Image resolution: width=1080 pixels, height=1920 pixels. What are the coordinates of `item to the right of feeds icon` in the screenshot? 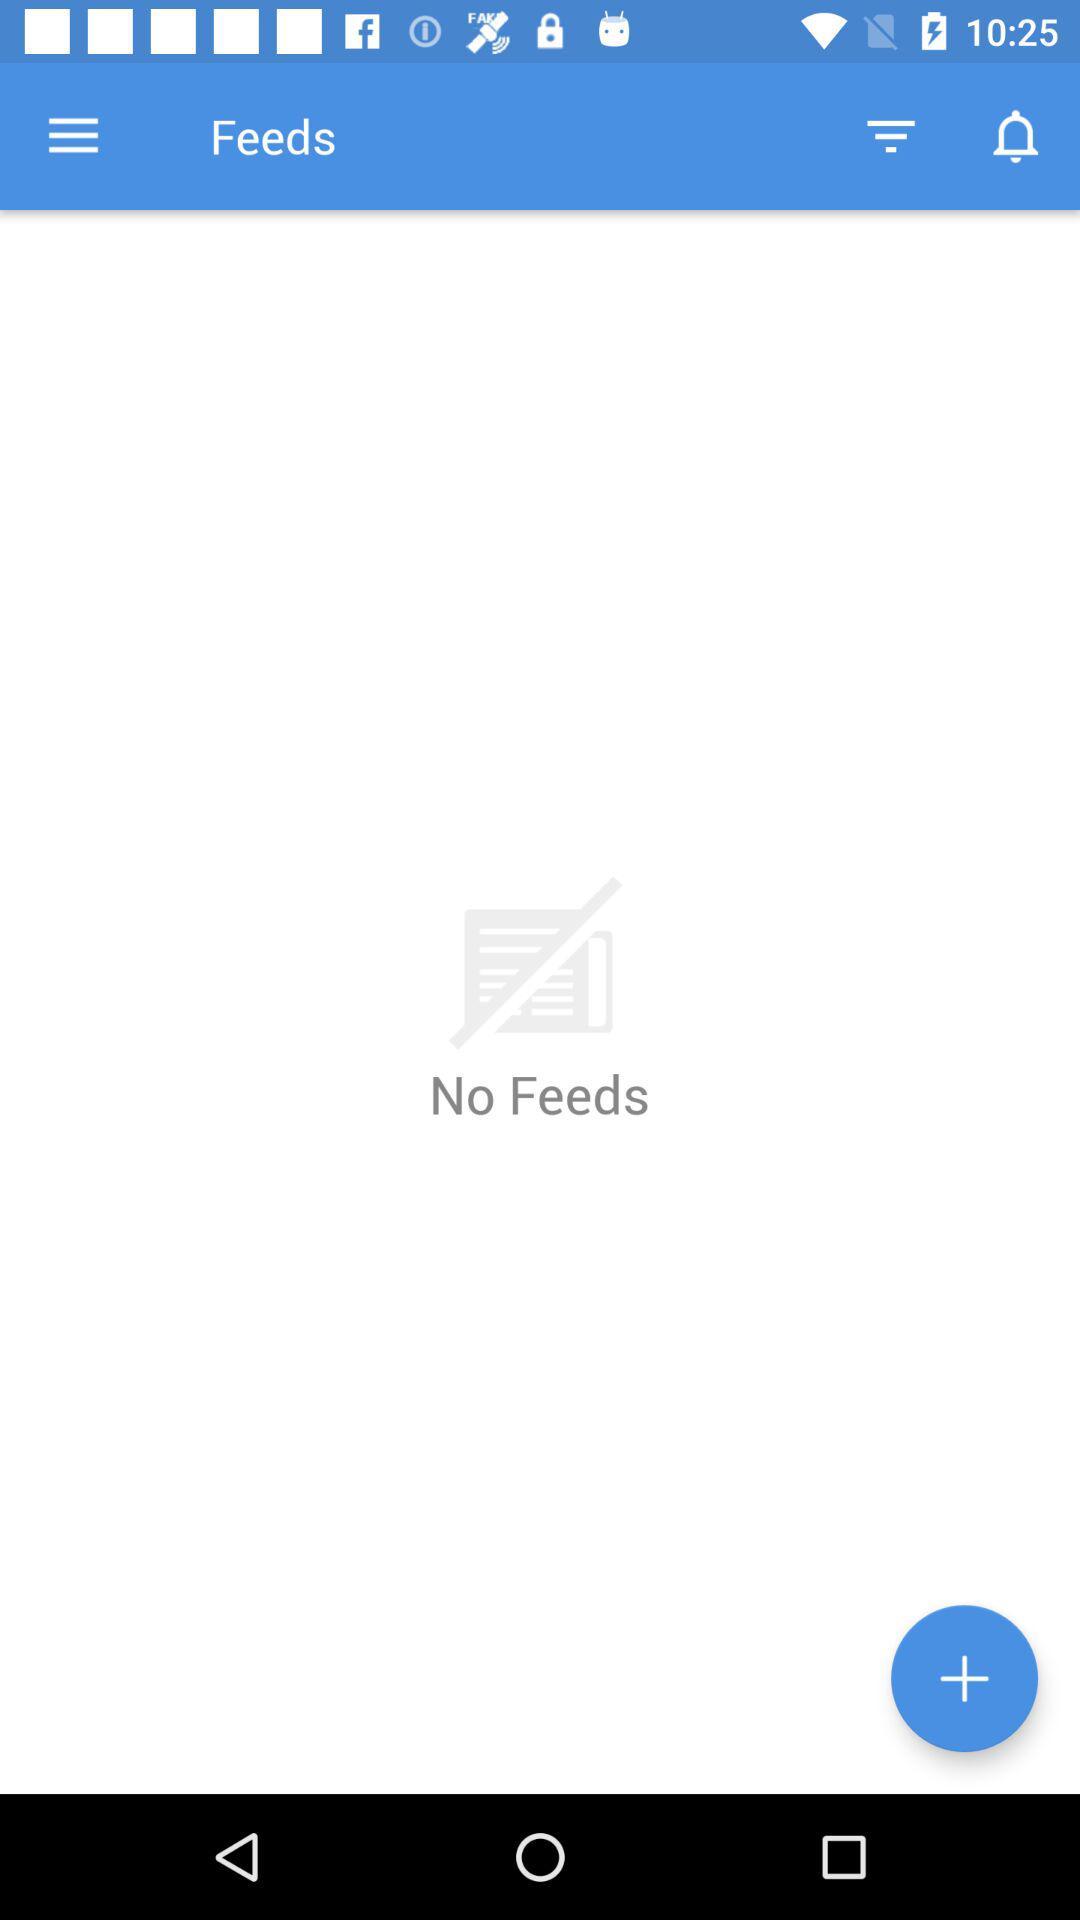 It's located at (890, 135).